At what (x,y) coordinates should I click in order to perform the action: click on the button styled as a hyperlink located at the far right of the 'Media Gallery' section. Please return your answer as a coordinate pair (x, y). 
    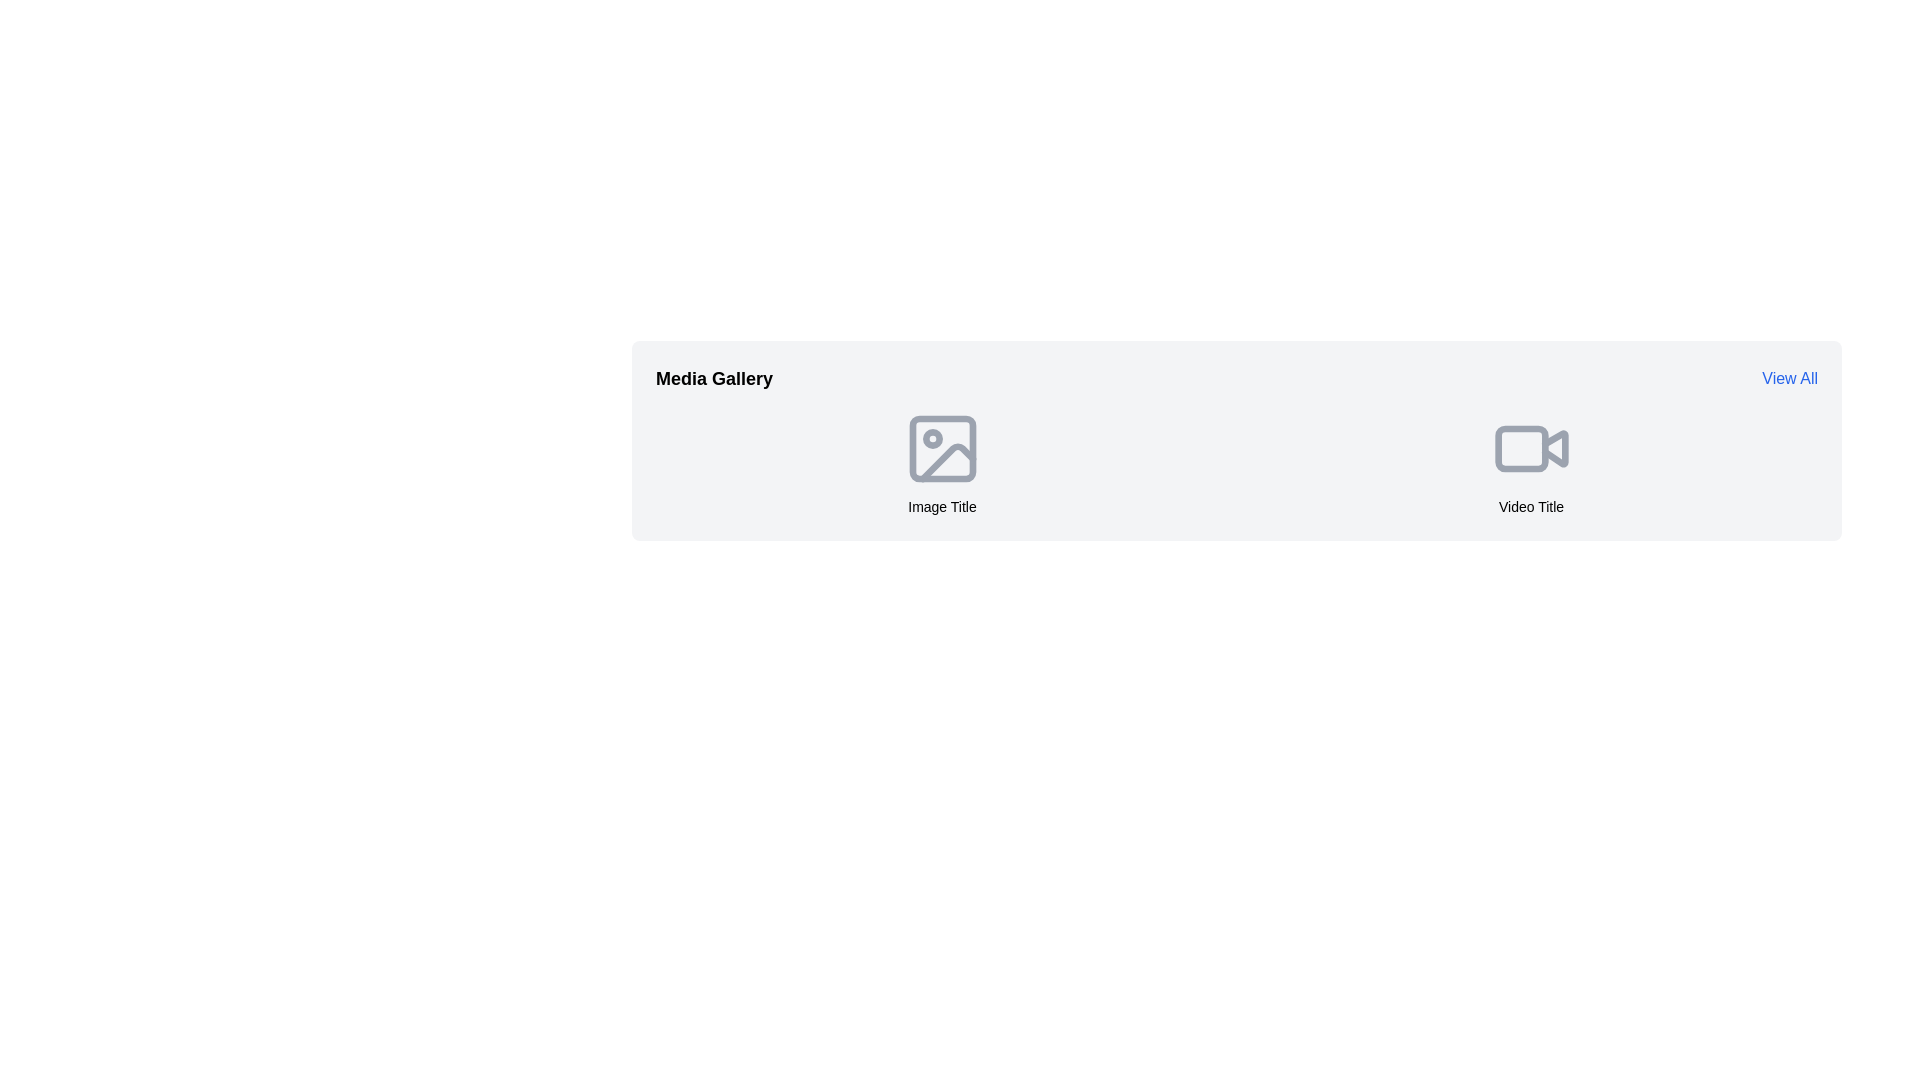
    Looking at the image, I should click on (1790, 378).